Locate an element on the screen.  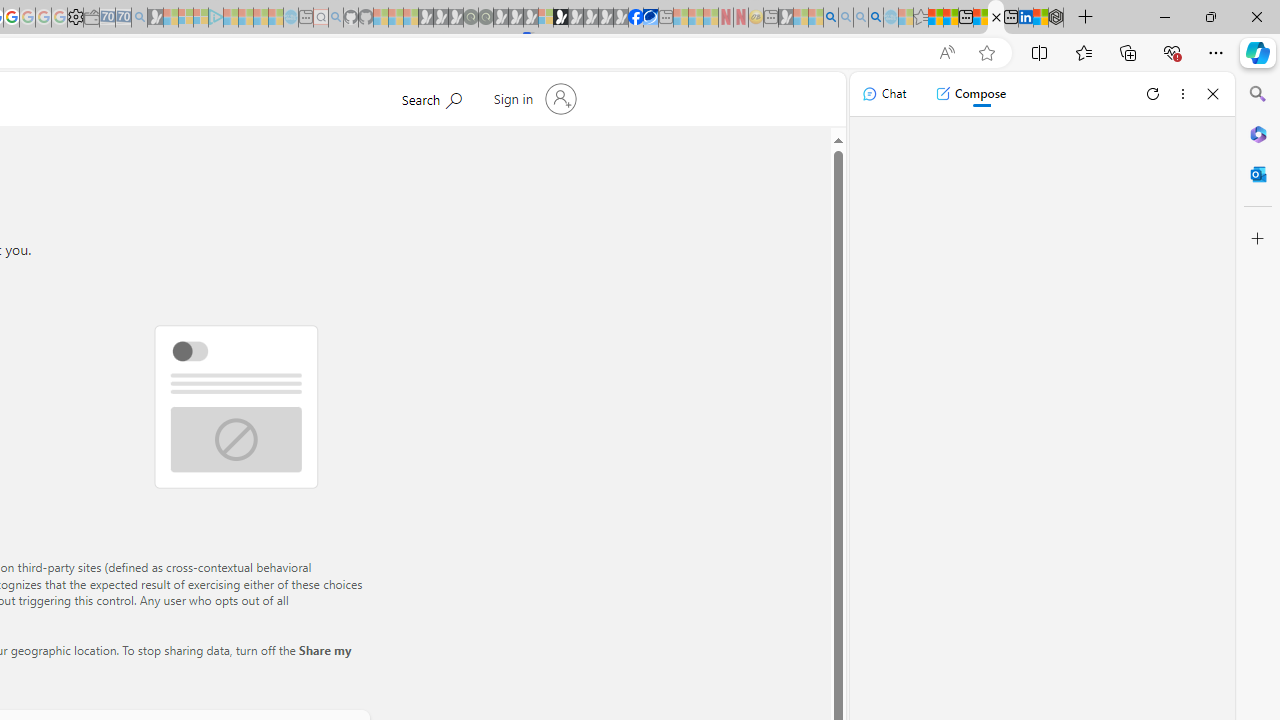
'Sign in to your account - Sleeping' is located at coordinates (545, 17).